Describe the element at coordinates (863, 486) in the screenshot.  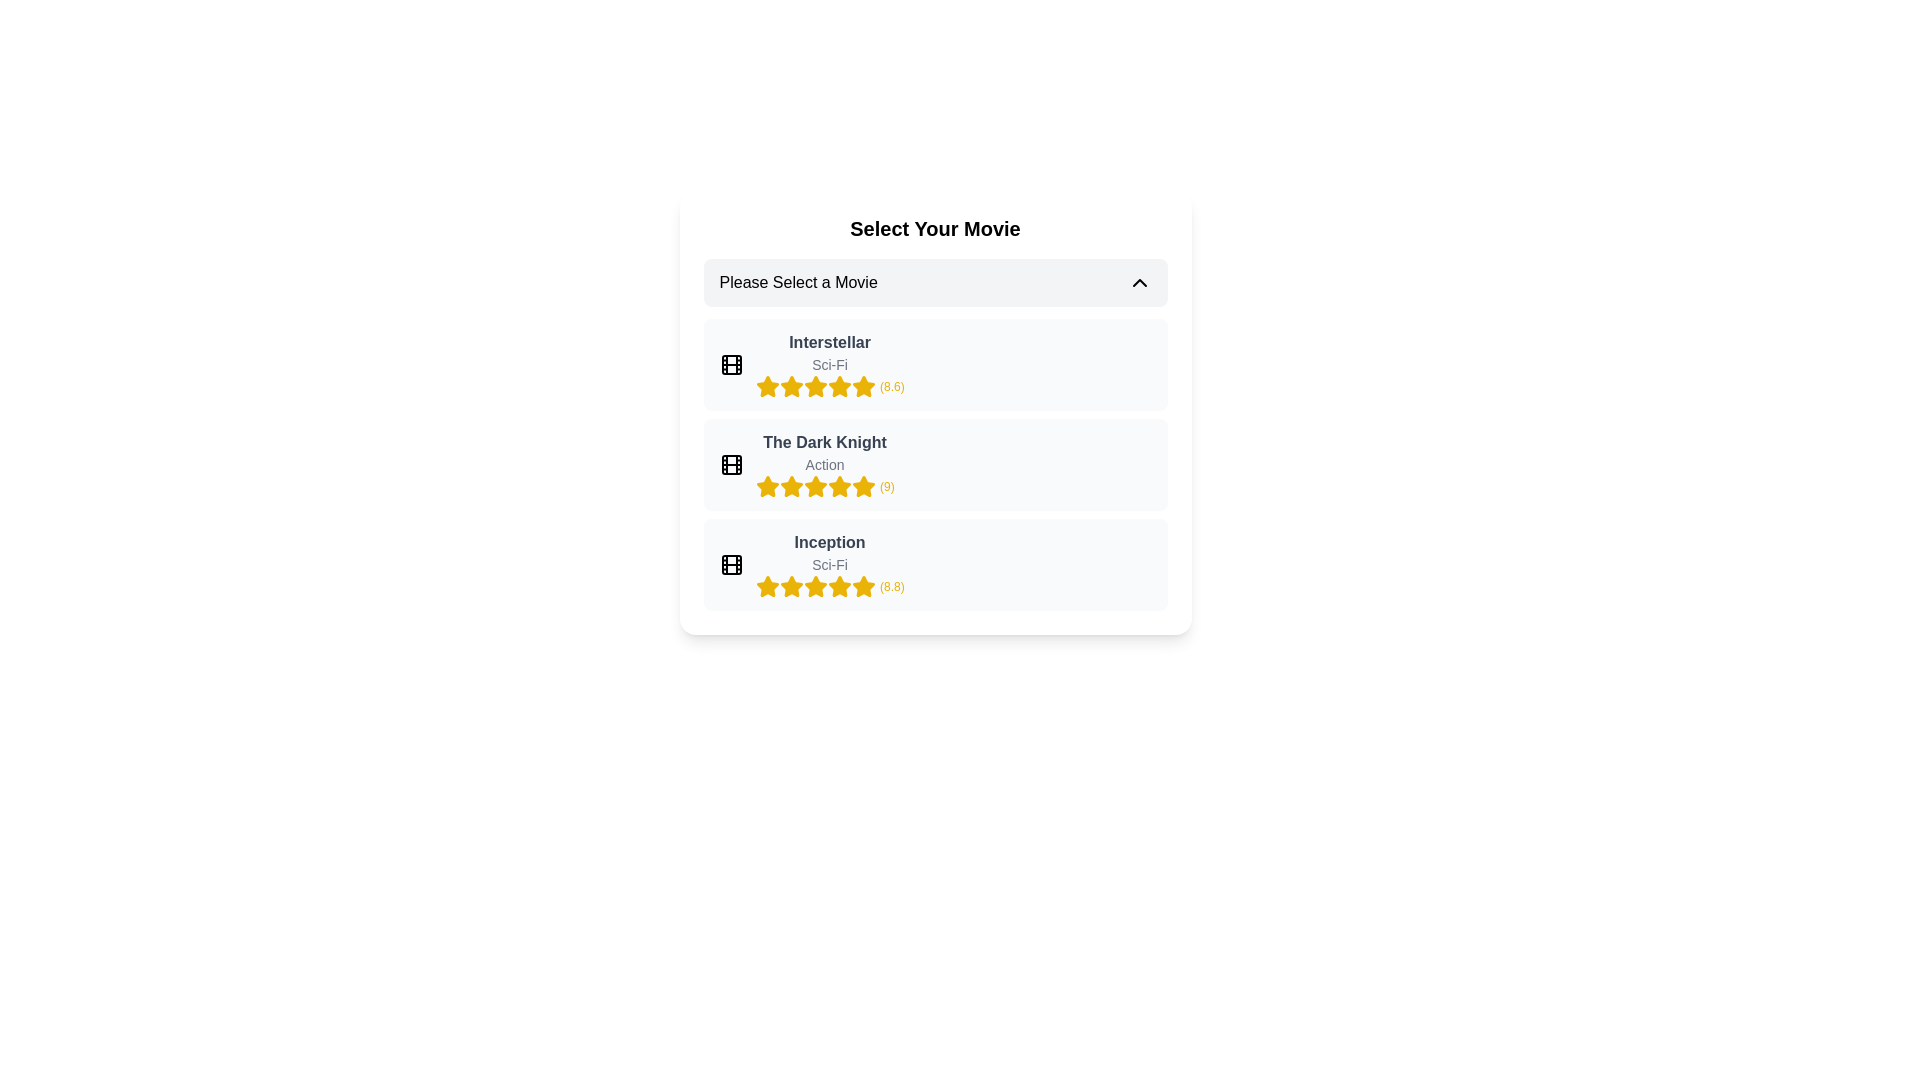
I see `the fifth star icon in the rating scale for 'The Dark Knight' movie, located in the third row of the list, which indicates its rating level` at that location.